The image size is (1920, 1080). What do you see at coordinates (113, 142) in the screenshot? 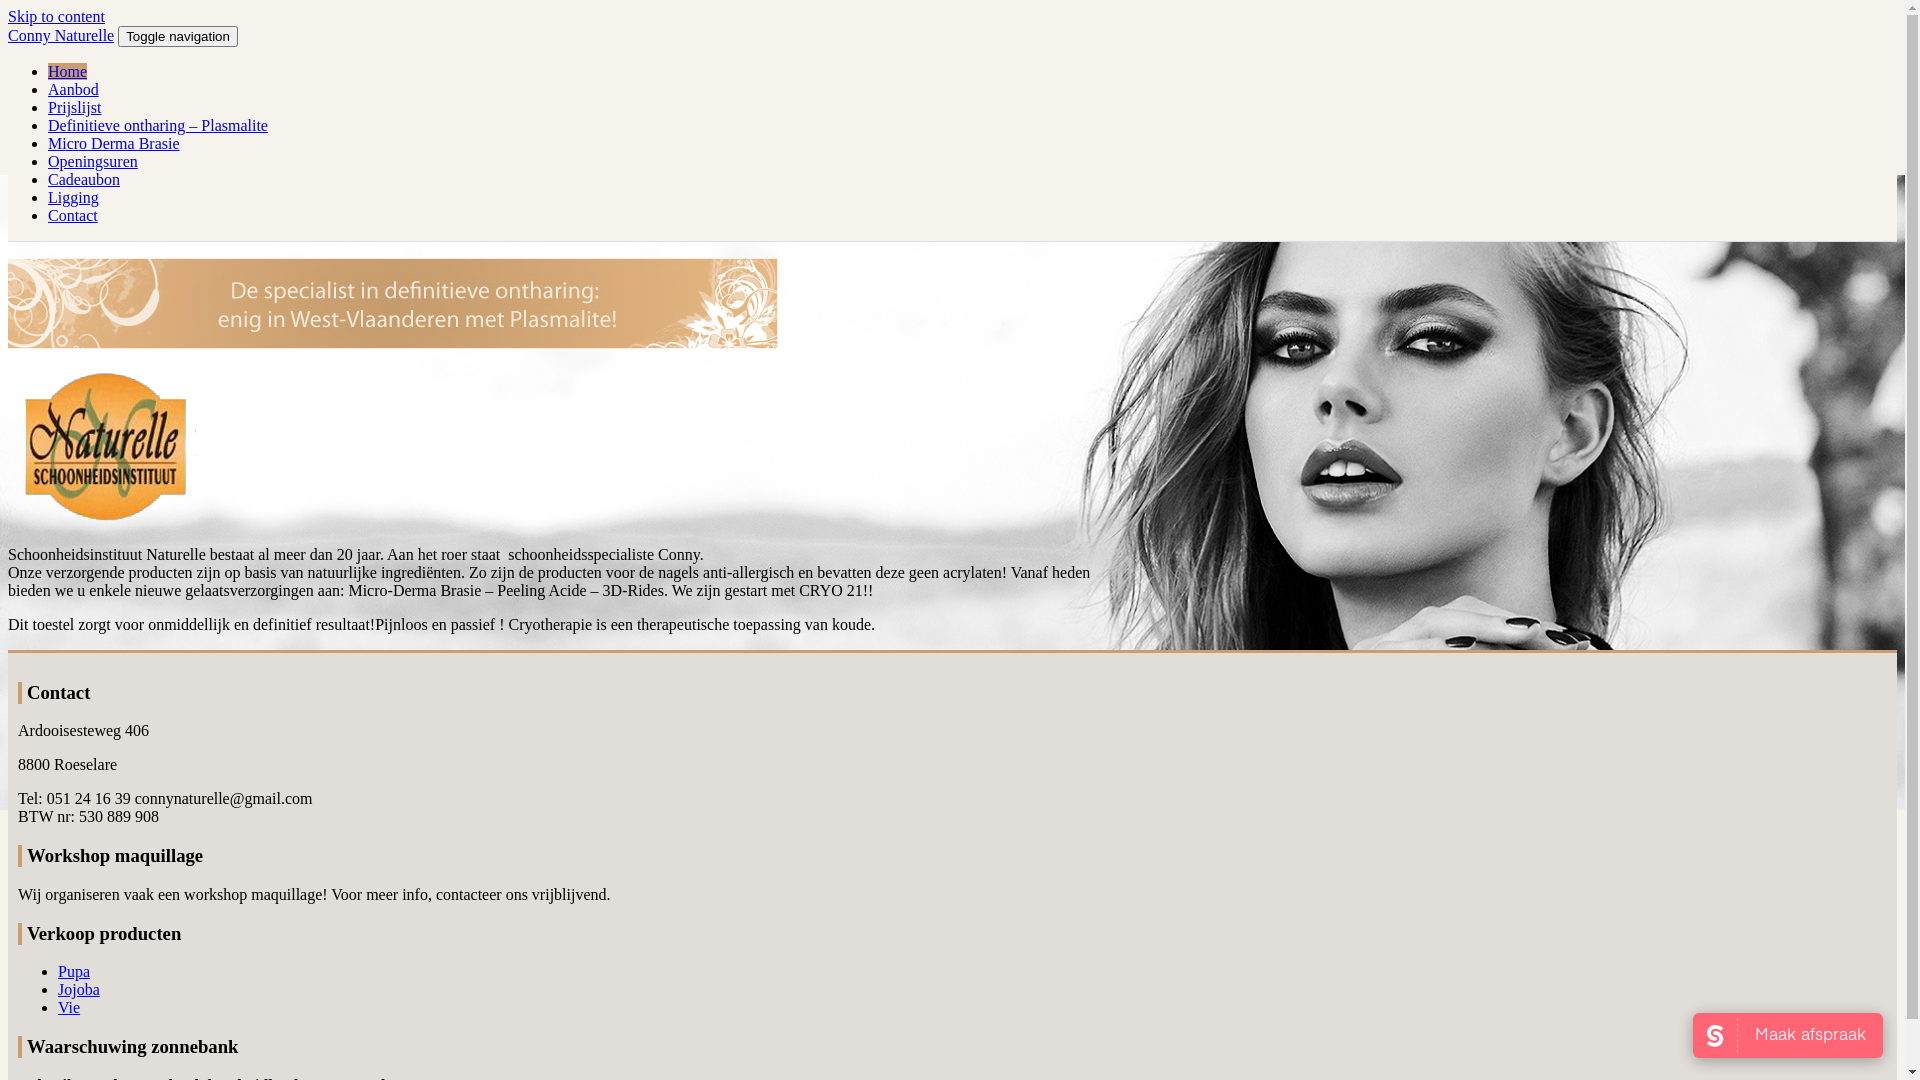
I see `'Micro Derma Brasie'` at bounding box center [113, 142].